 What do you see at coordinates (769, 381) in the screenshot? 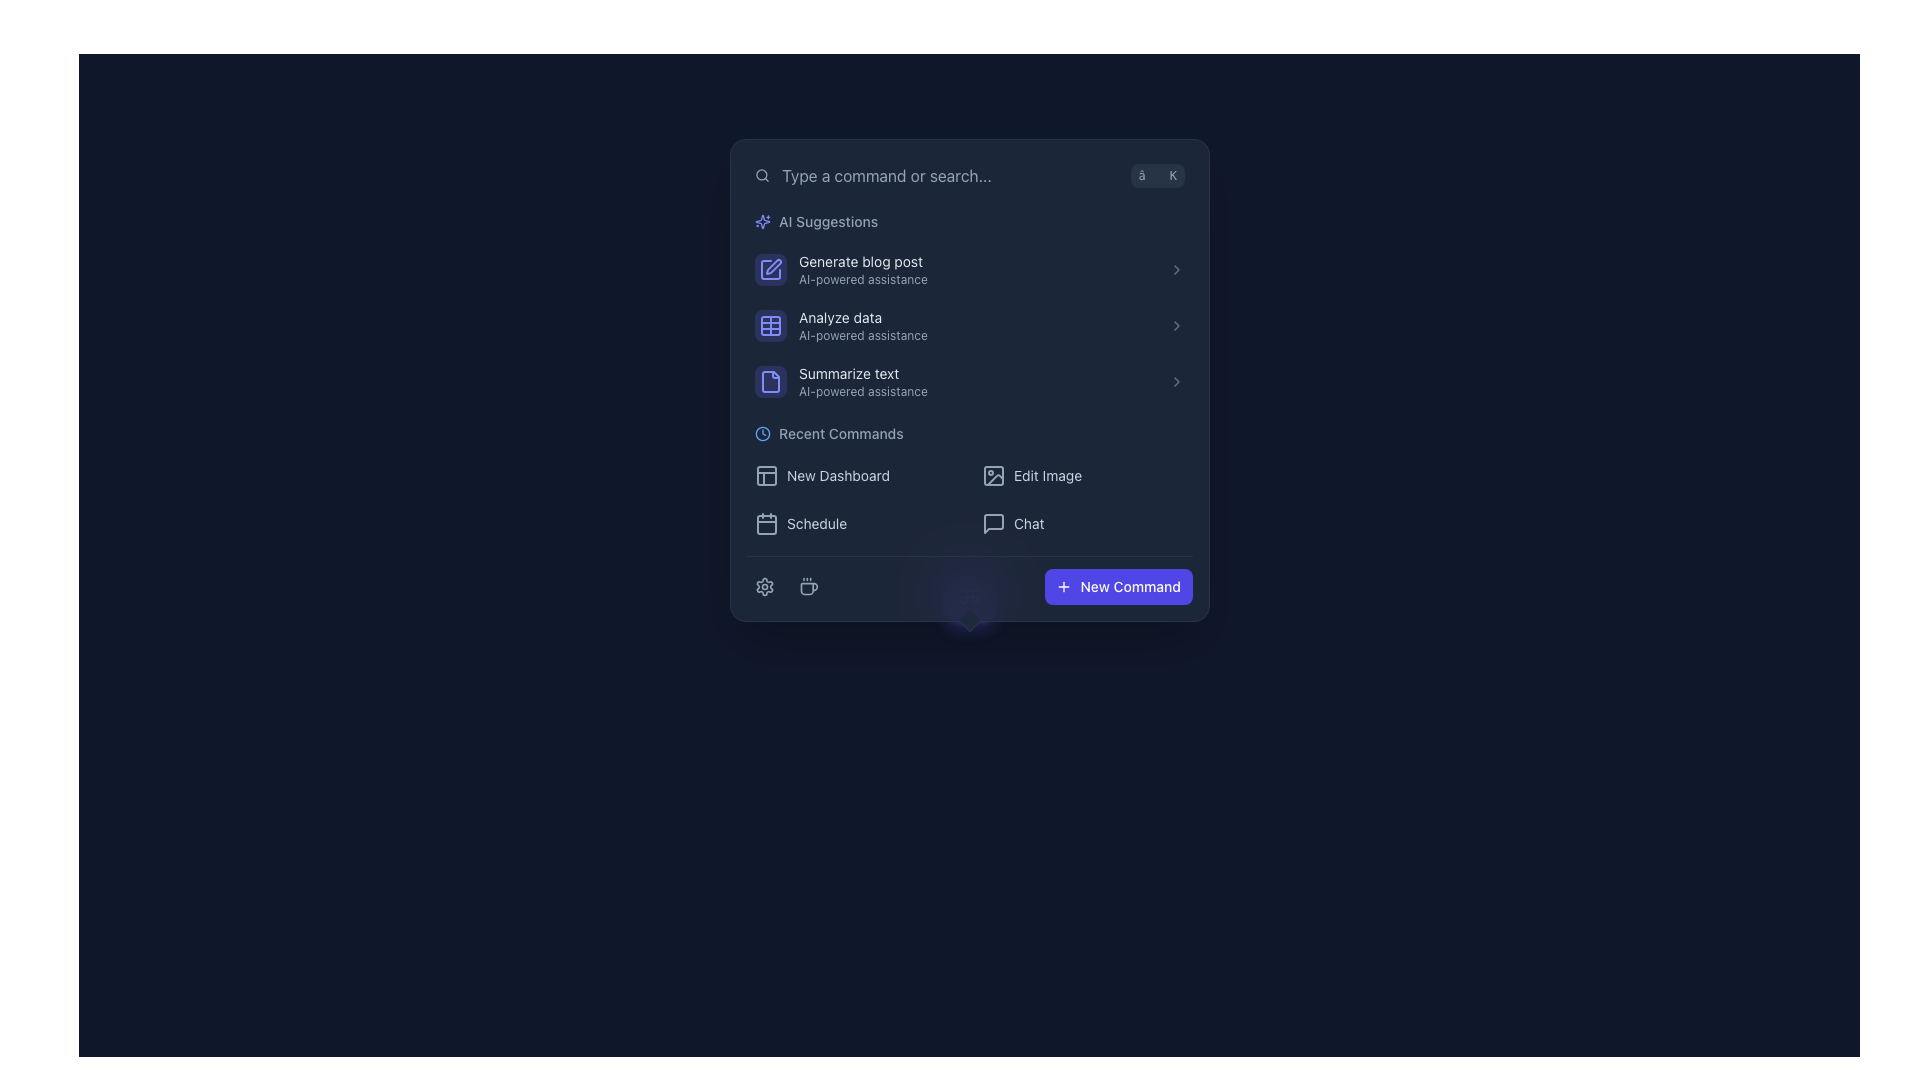
I see `the leftmost icon in a vertically stacked list, which visually represents a file-type entity and is adjacent to a similar component` at bounding box center [769, 381].